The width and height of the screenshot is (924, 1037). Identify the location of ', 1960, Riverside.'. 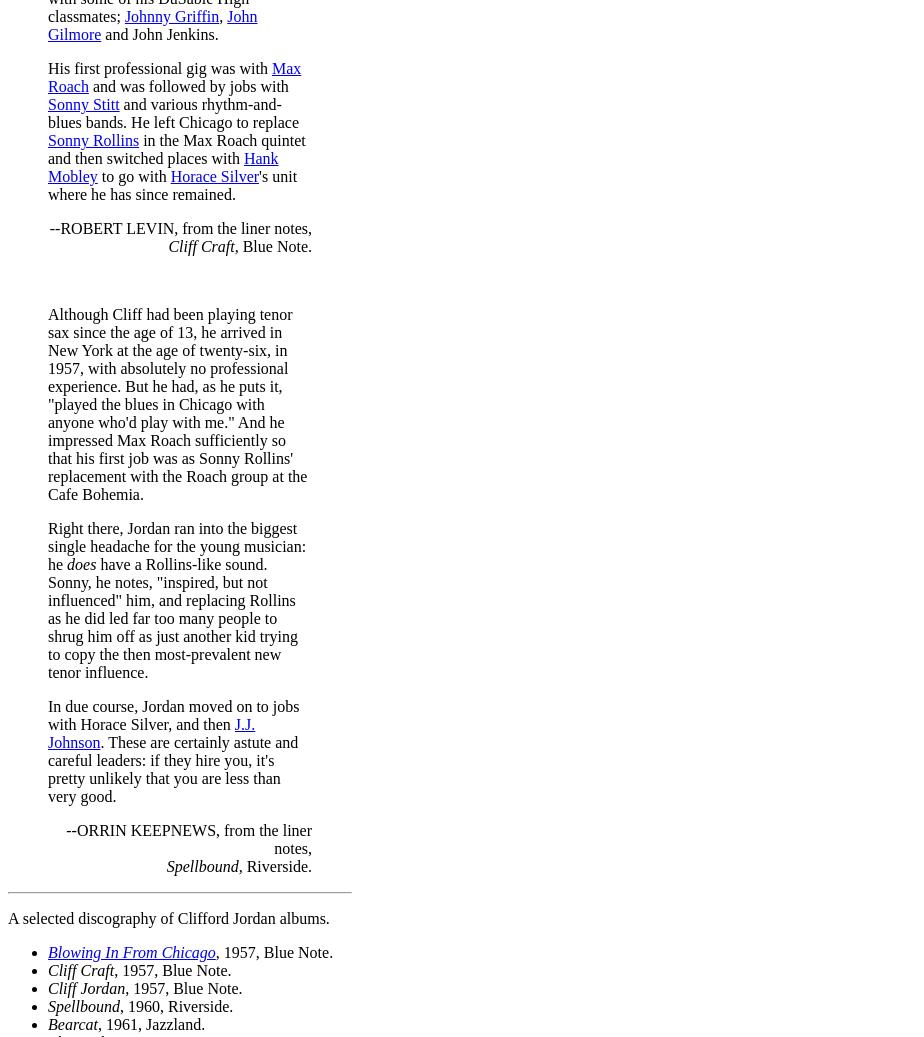
(176, 1005).